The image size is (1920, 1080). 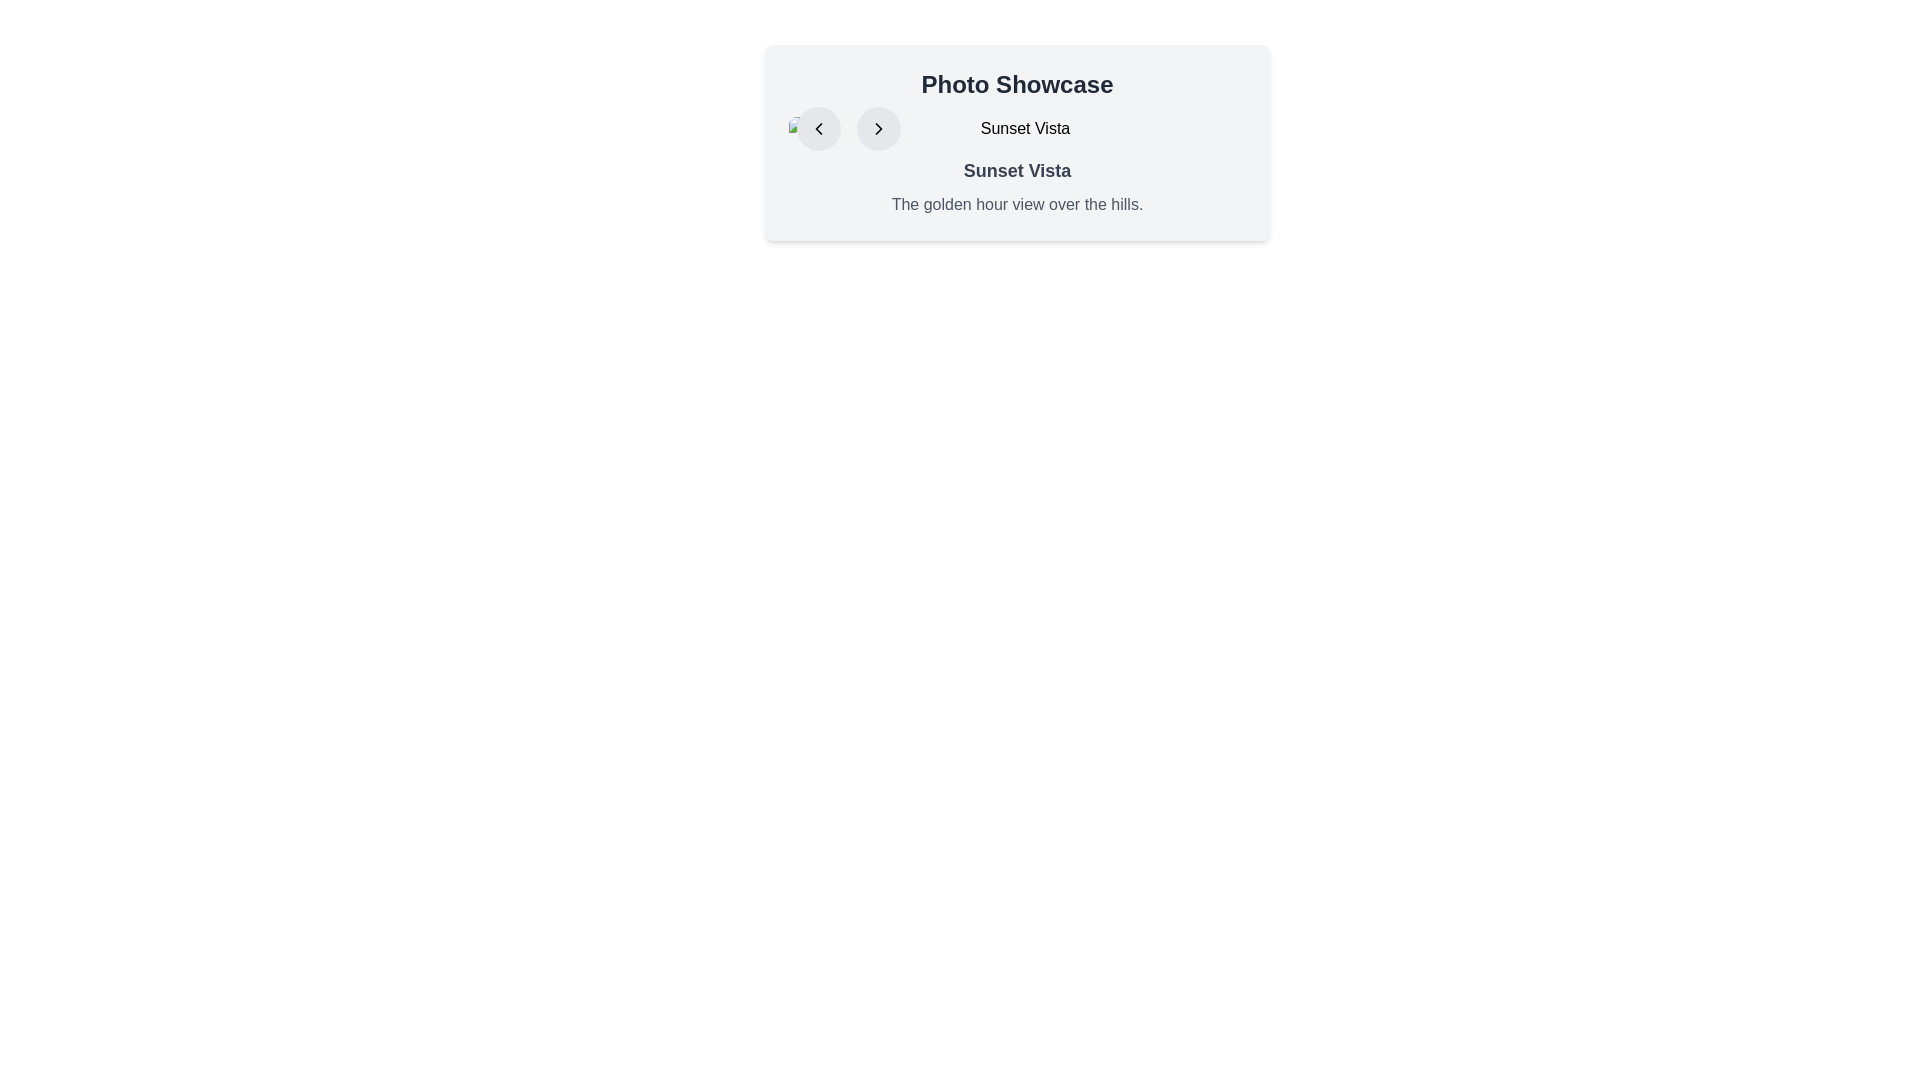 I want to click on the navigation button on the right side of the left-chevron icon in the 'Photo Showcase' section, so click(x=878, y=128).